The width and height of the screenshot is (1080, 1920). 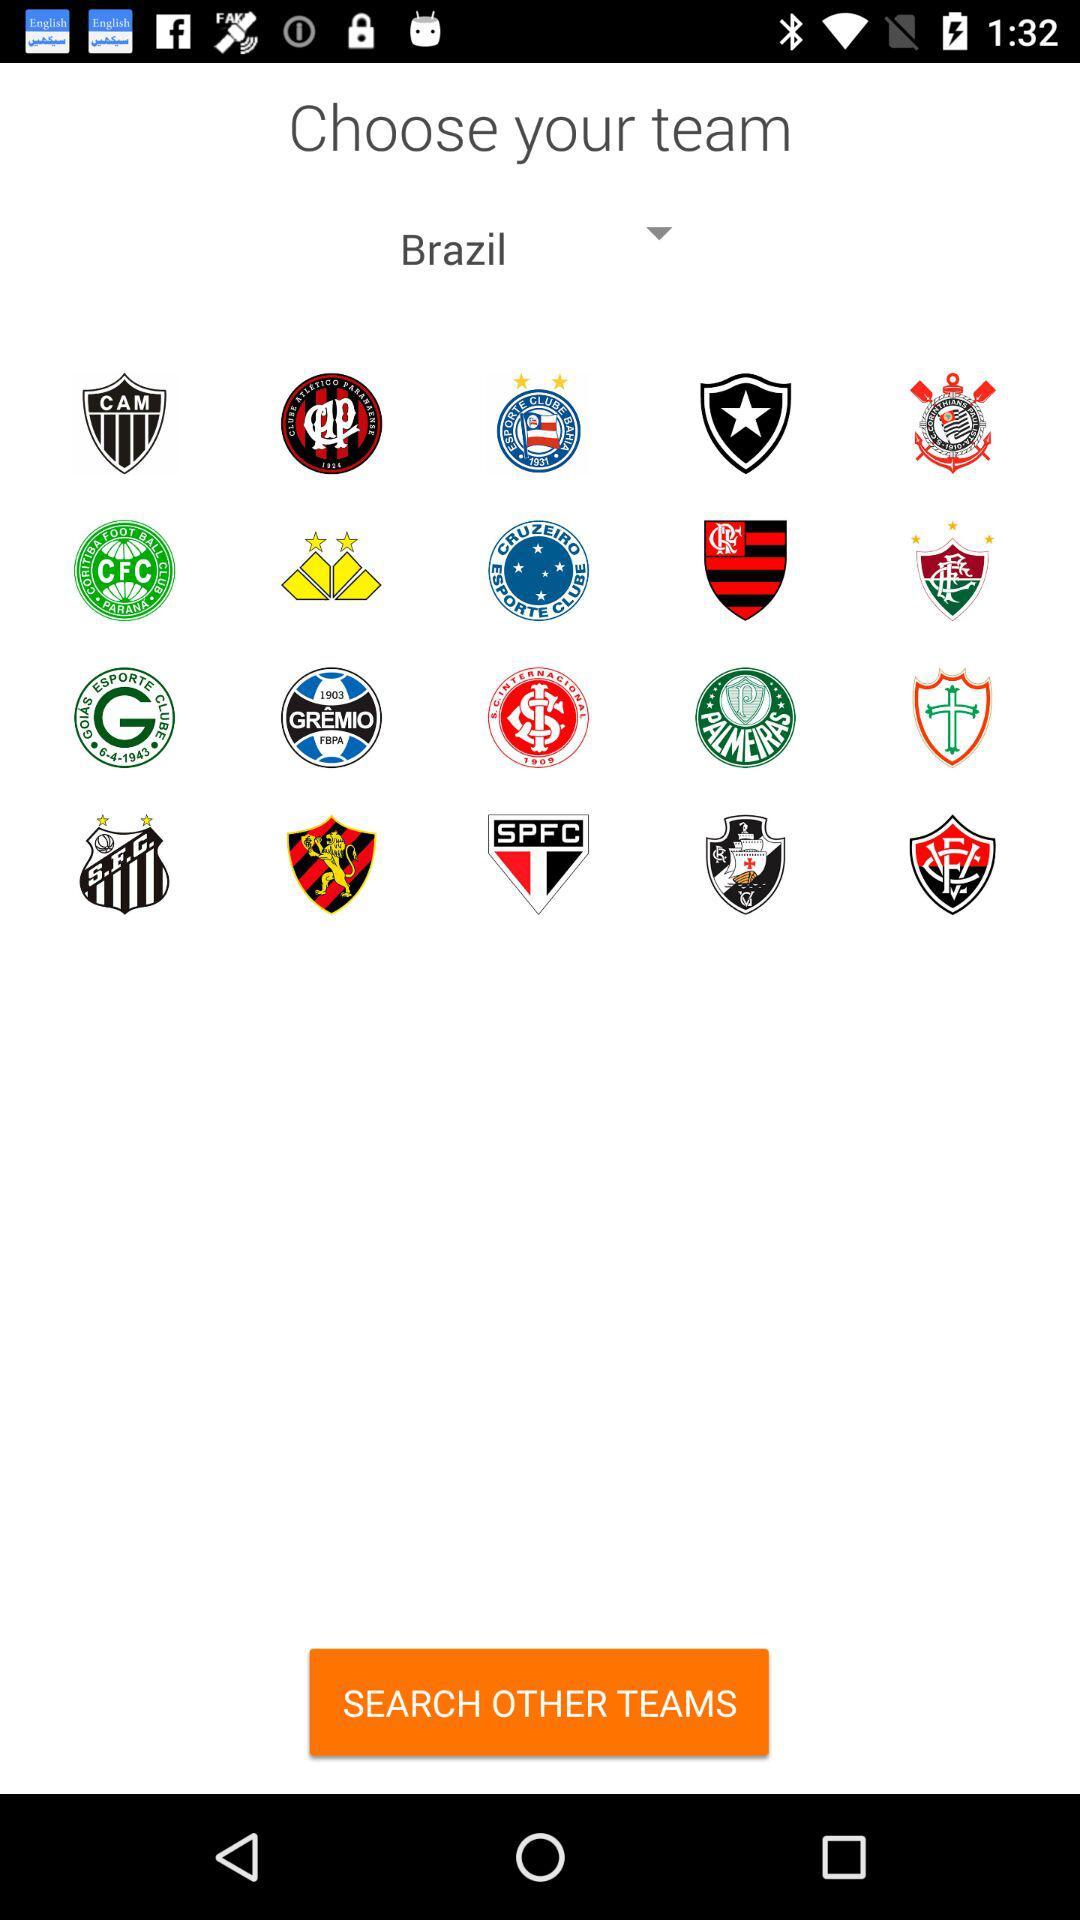 What do you see at coordinates (745, 864) in the screenshot?
I see `see info for this team` at bounding box center [745, 864].